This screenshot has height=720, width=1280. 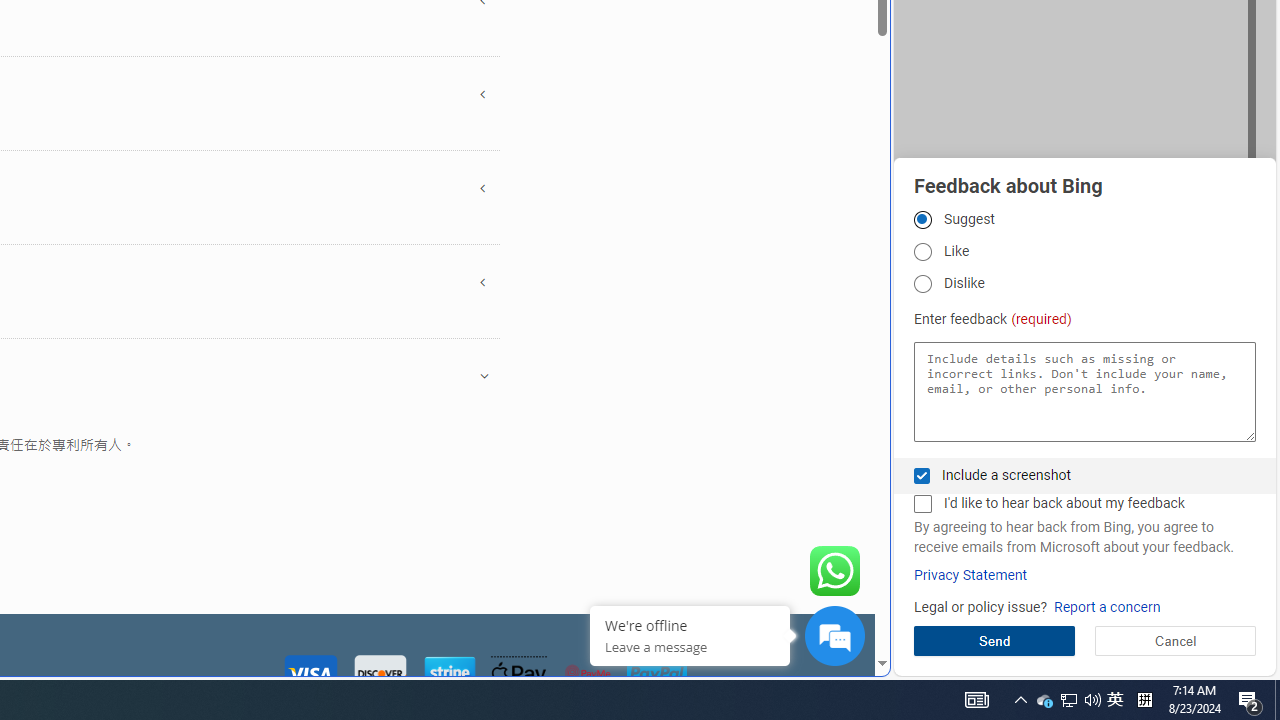 What do you see at coordinates (1106, 606) in the screenshot?
I see `'Report a concern'` at bounding box center [1106, 606].